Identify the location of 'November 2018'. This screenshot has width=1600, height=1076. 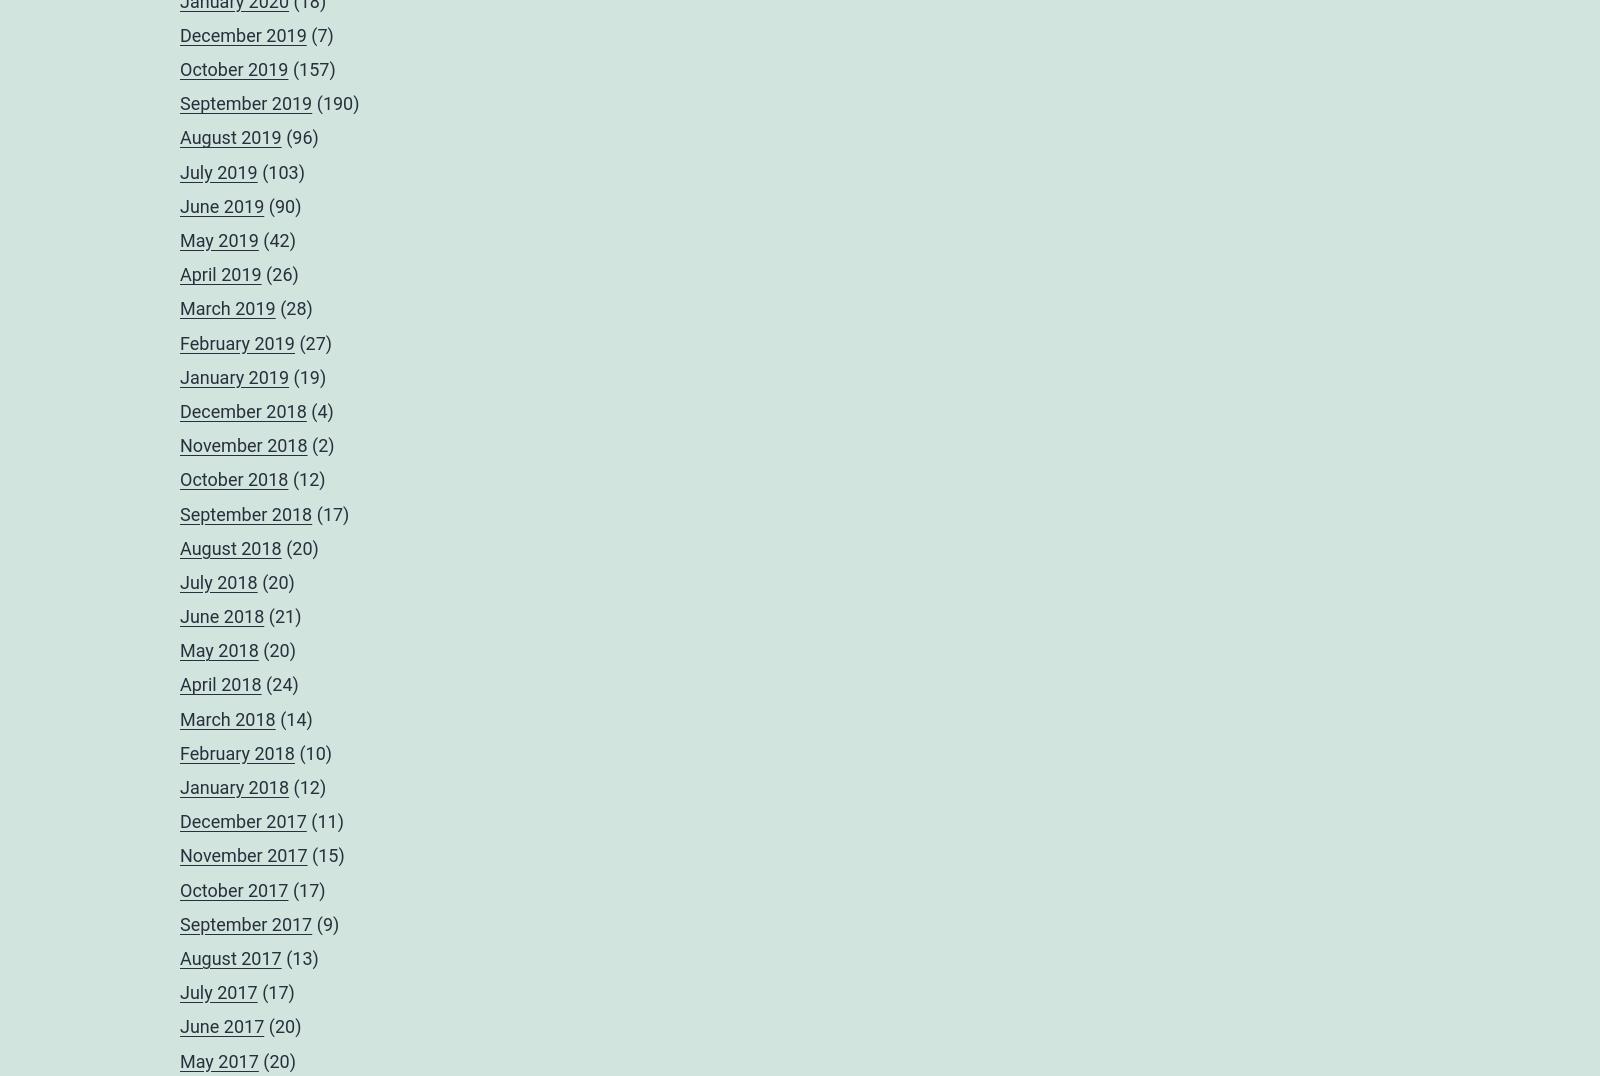
(243, 445).